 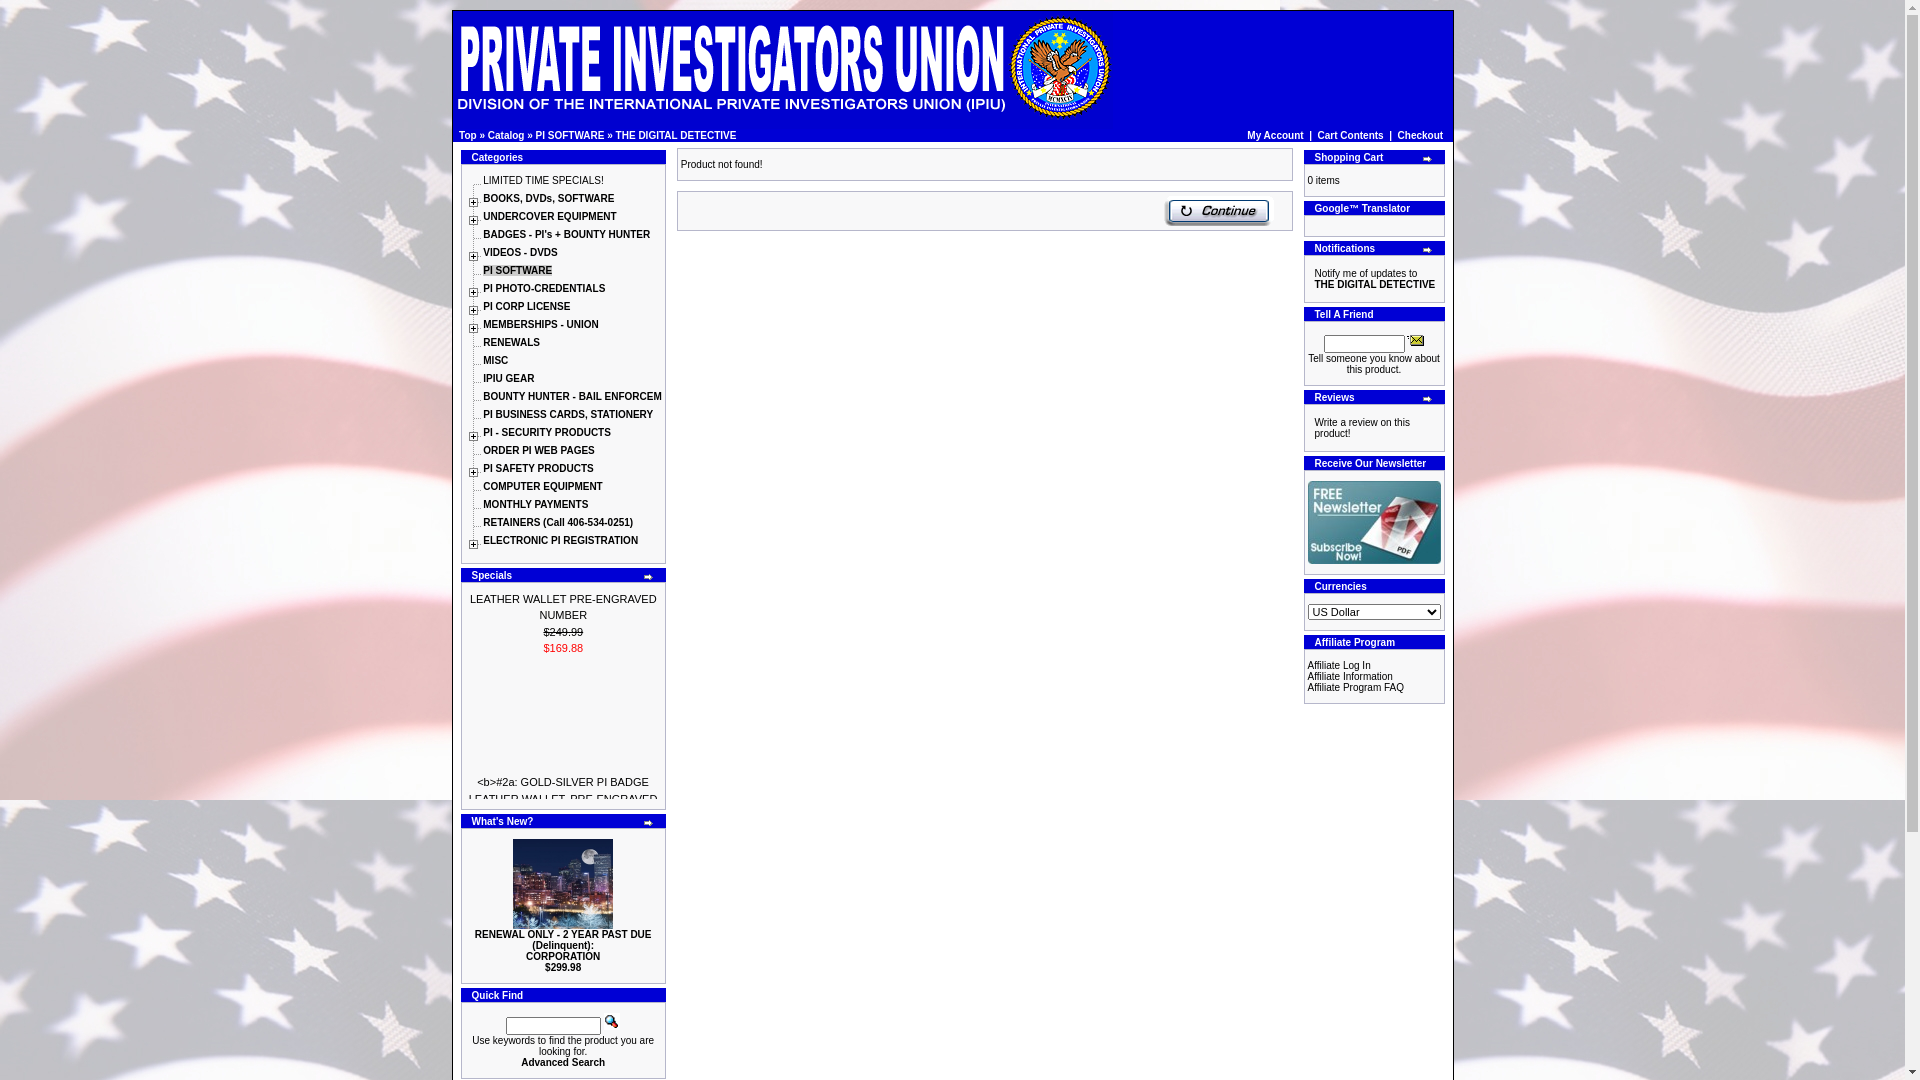 I want to click on 'Affiliate Log In', so click(x=1339, y=665).